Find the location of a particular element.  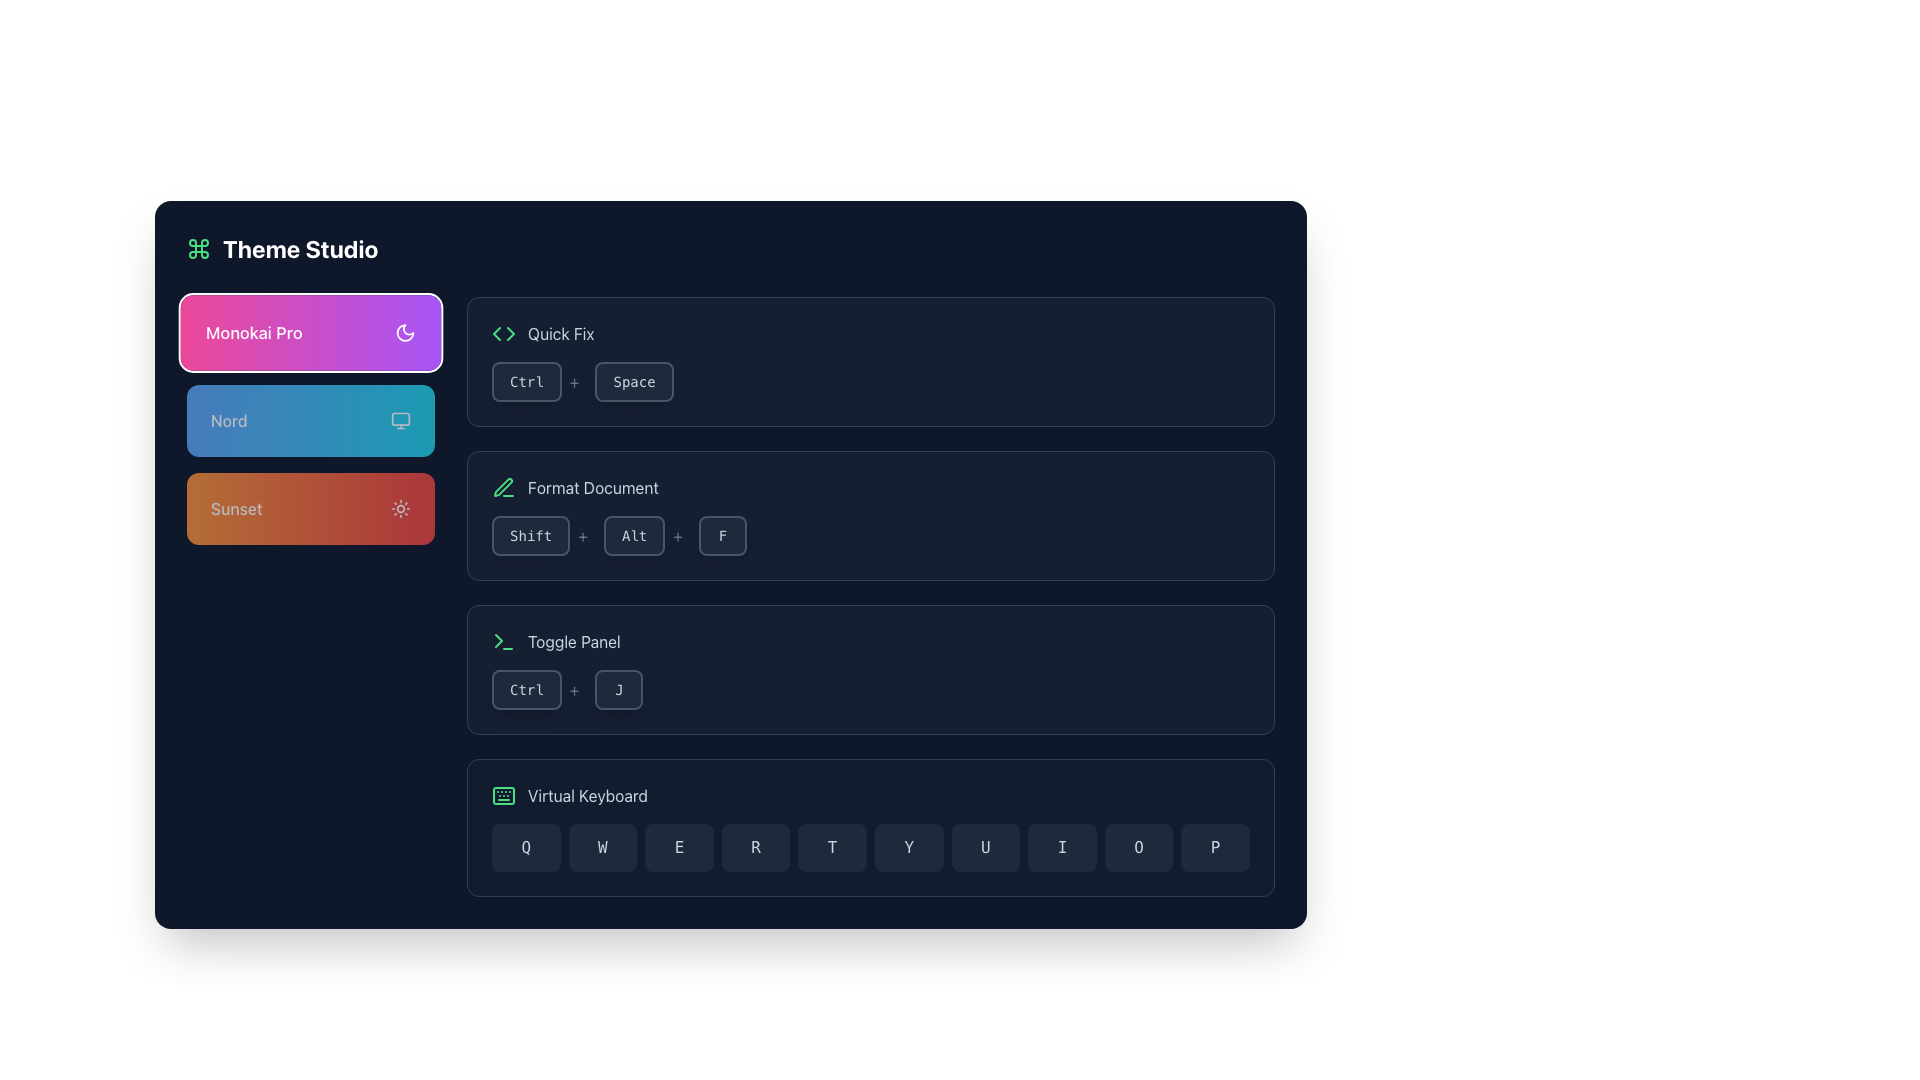

the 'Ctrl' key display element, which is part of a keyboard shortcut representation located in the 'Toggle Panel' section, positioned to the left of a '+' symbol and above a 'J' key is located at coordinates (526, 689).